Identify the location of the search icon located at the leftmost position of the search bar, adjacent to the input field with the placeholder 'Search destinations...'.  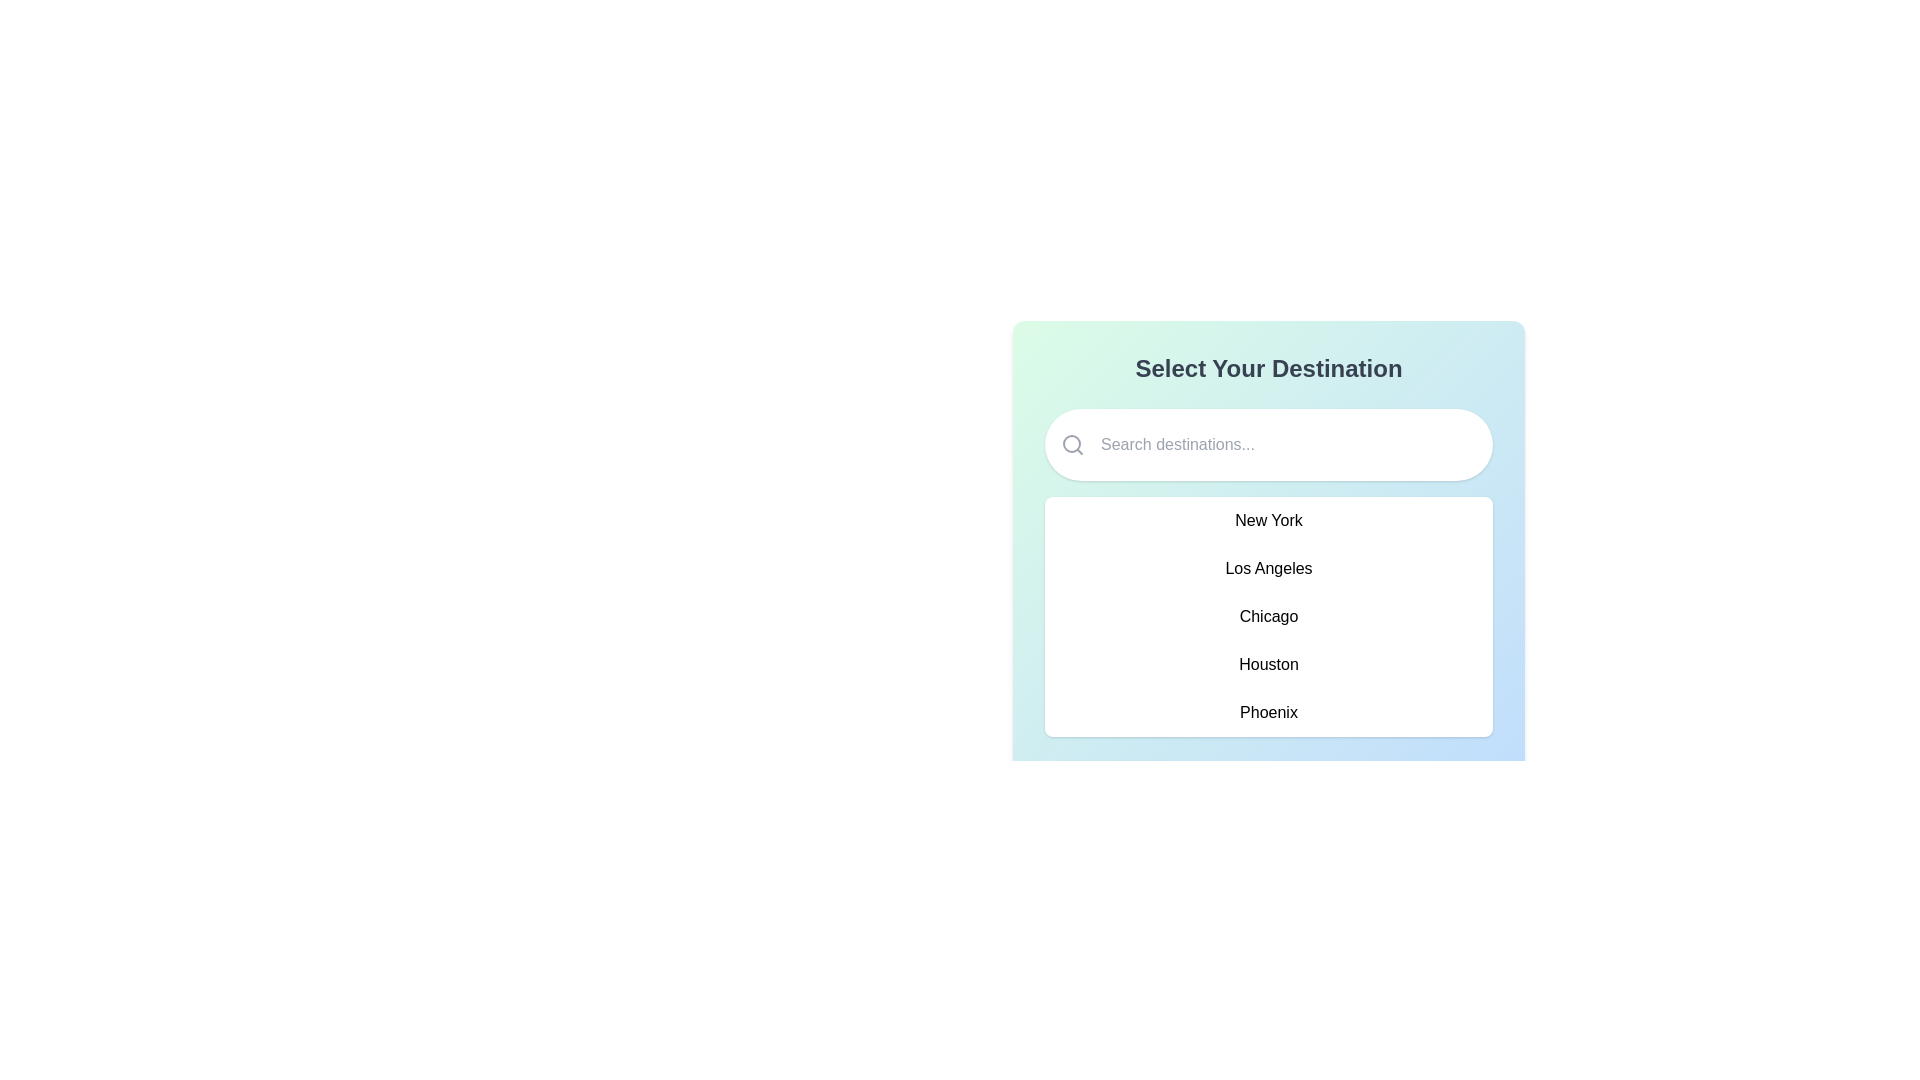
(1072, 443).